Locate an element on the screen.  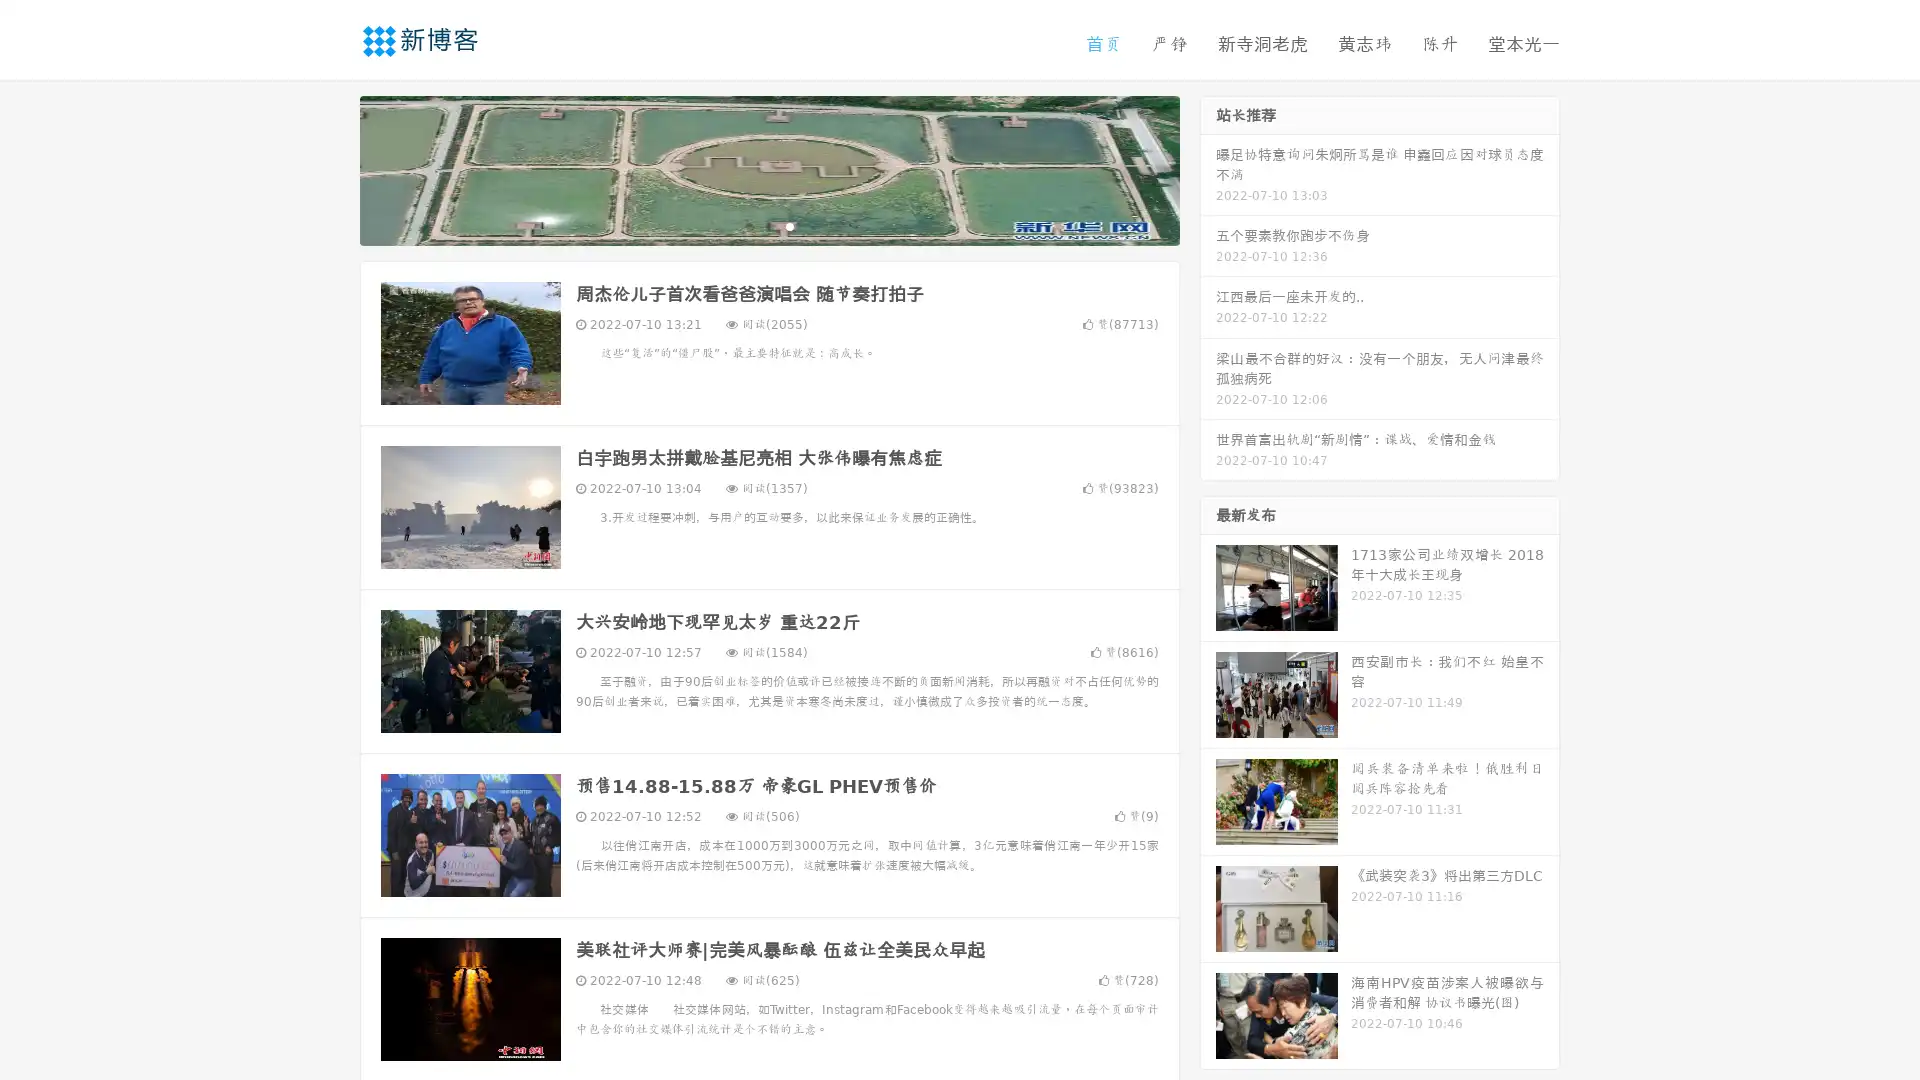
Go to slide 3 is located at coordinates (789, 225).